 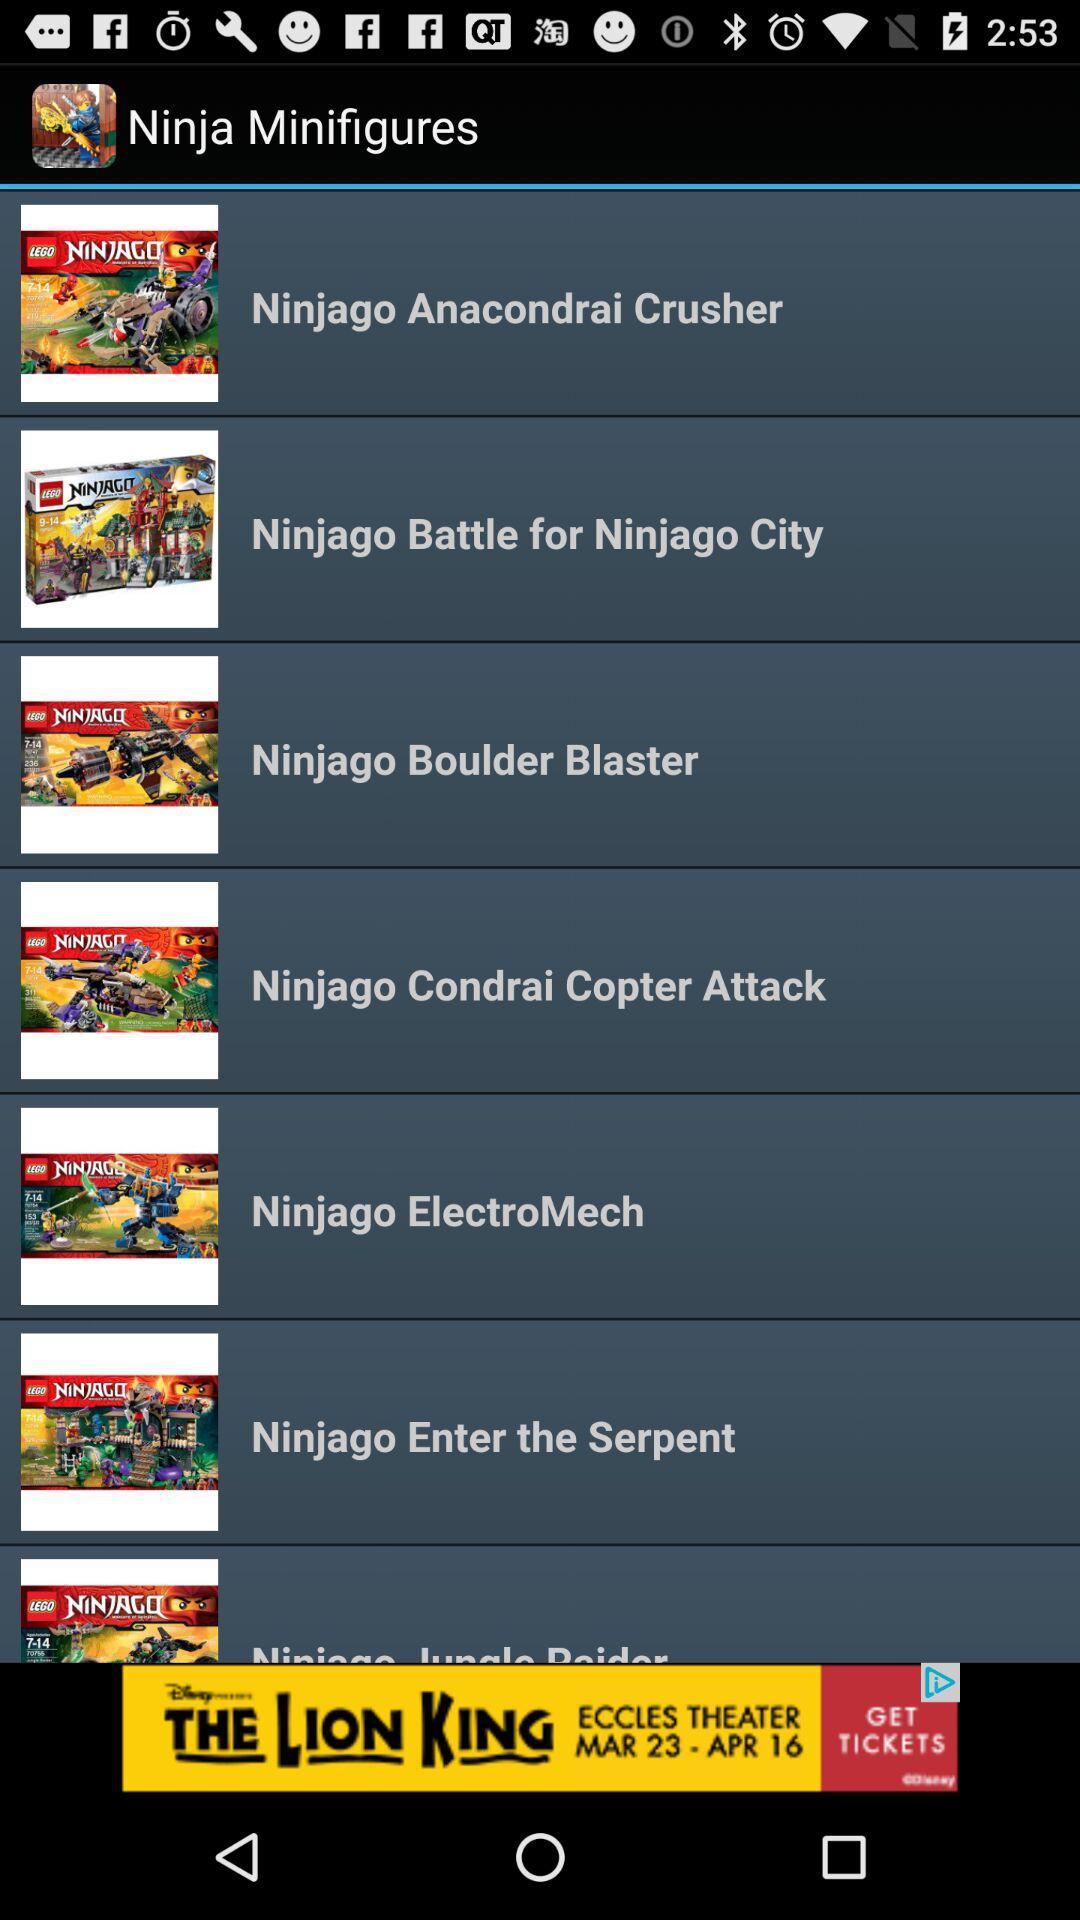 I want to click on the lion king advertisement, so click(x=540, y=1727).